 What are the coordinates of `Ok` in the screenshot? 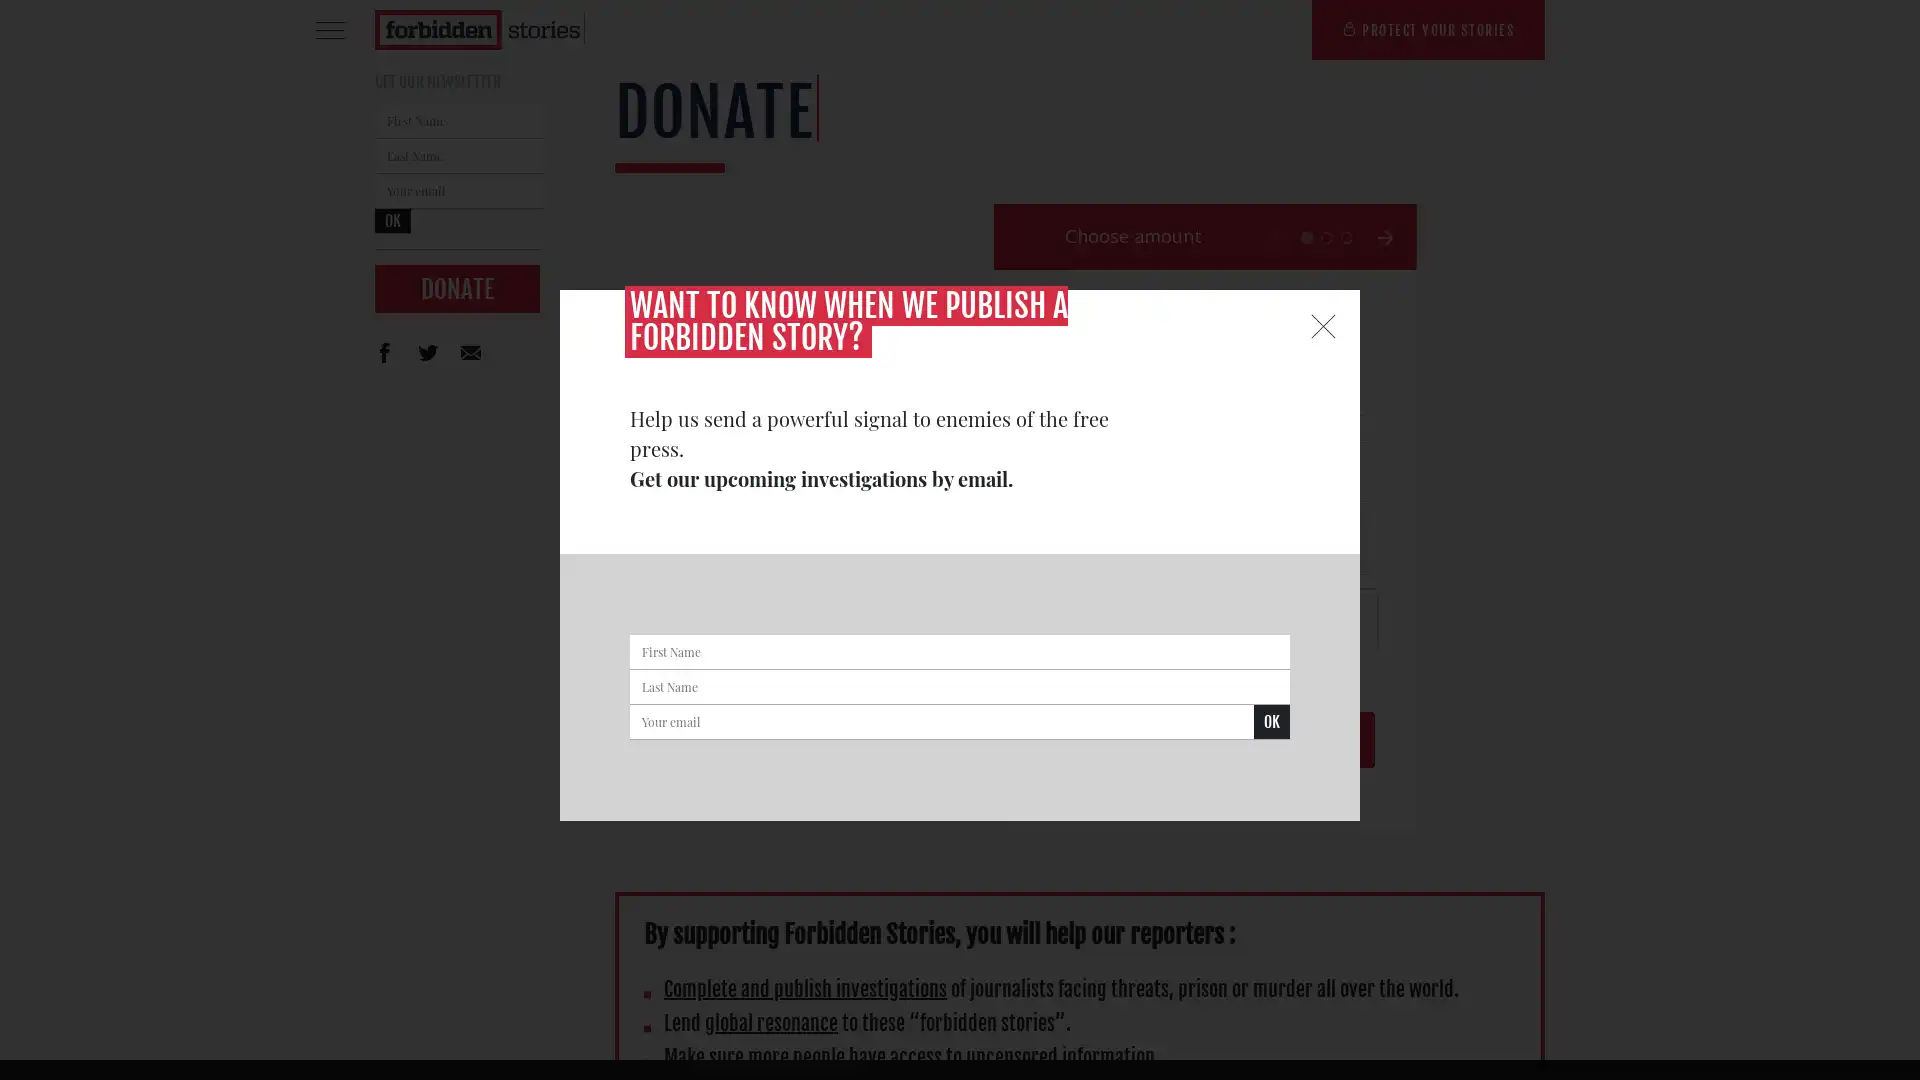 It's located at (1271, 722).